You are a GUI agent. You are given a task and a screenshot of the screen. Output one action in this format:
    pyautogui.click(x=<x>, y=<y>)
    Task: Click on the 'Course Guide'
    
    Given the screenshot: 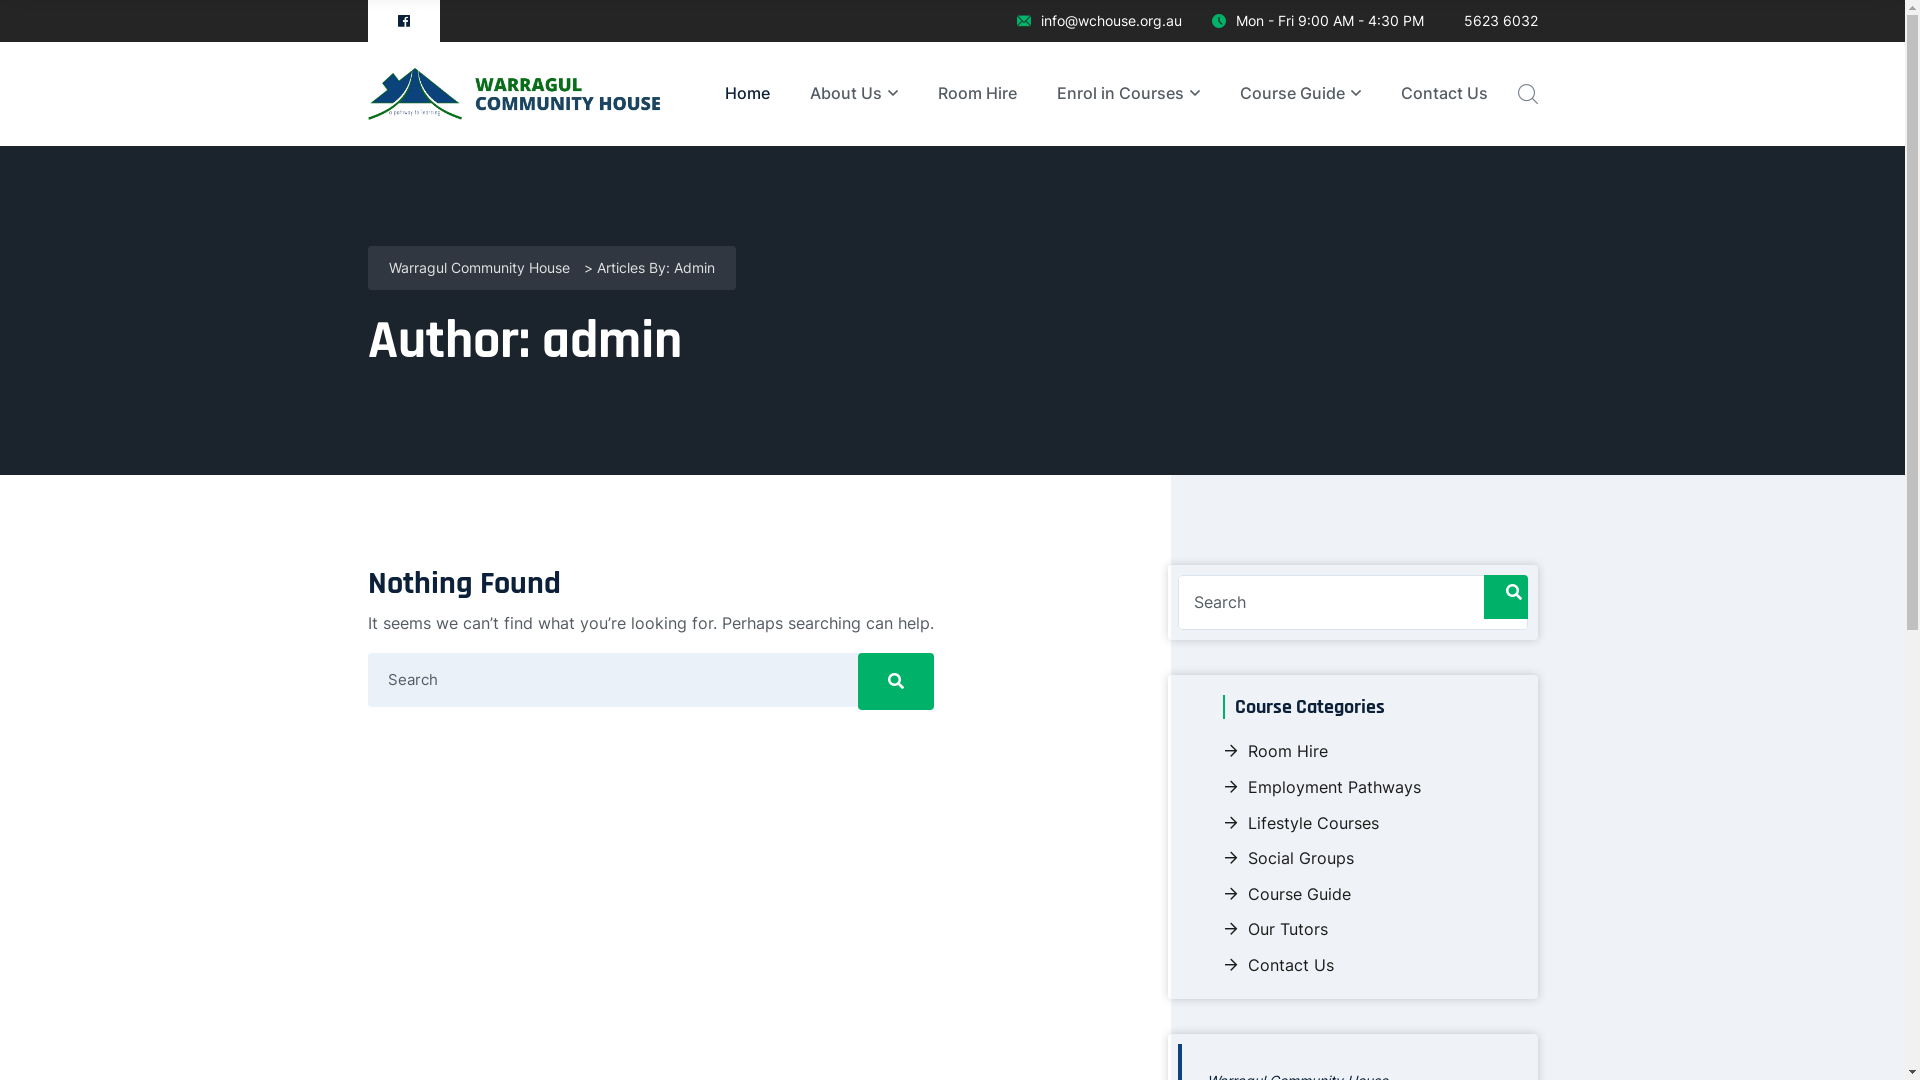 What is the action you would take?
    pyautogui.click(x=1286, y=893)
    